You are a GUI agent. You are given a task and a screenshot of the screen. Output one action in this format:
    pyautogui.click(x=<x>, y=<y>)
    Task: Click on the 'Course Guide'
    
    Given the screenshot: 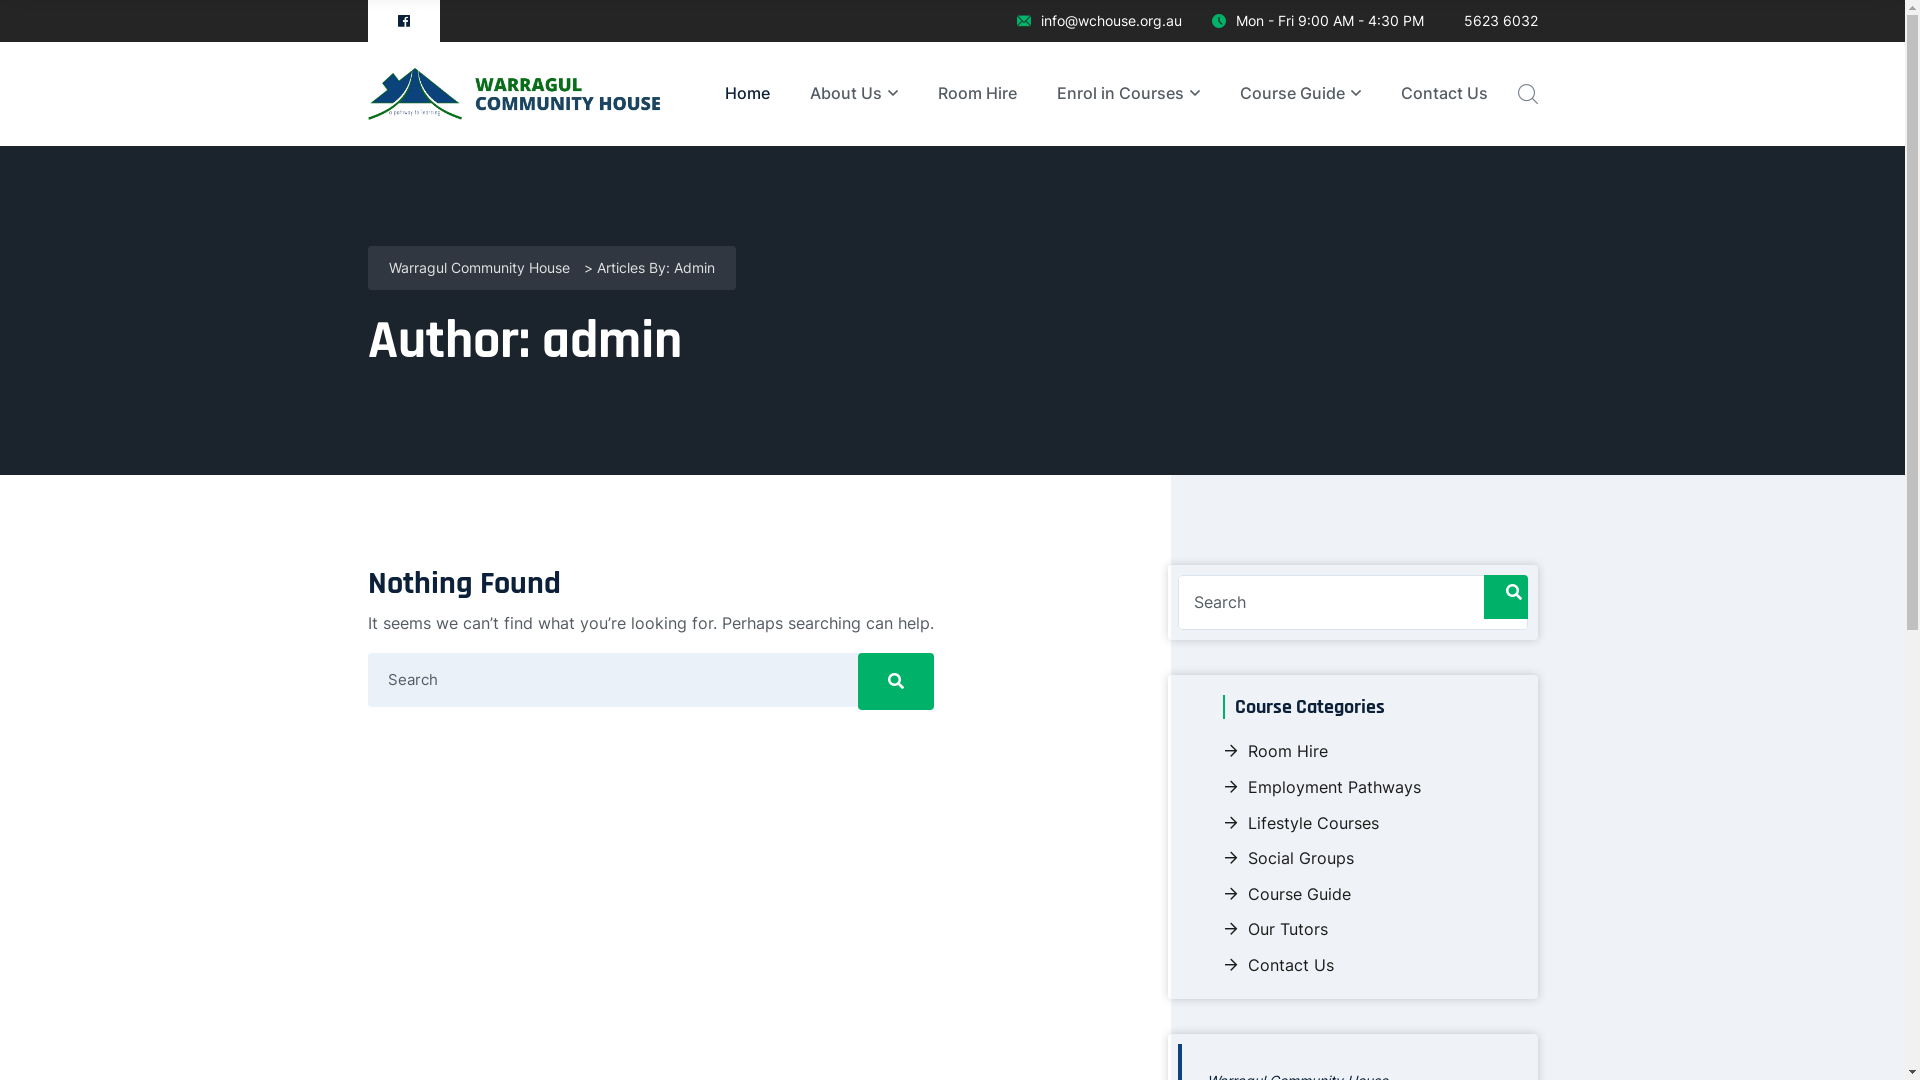 What is the action you would take?
    pyautogui.click(x=1286, y=893)
    